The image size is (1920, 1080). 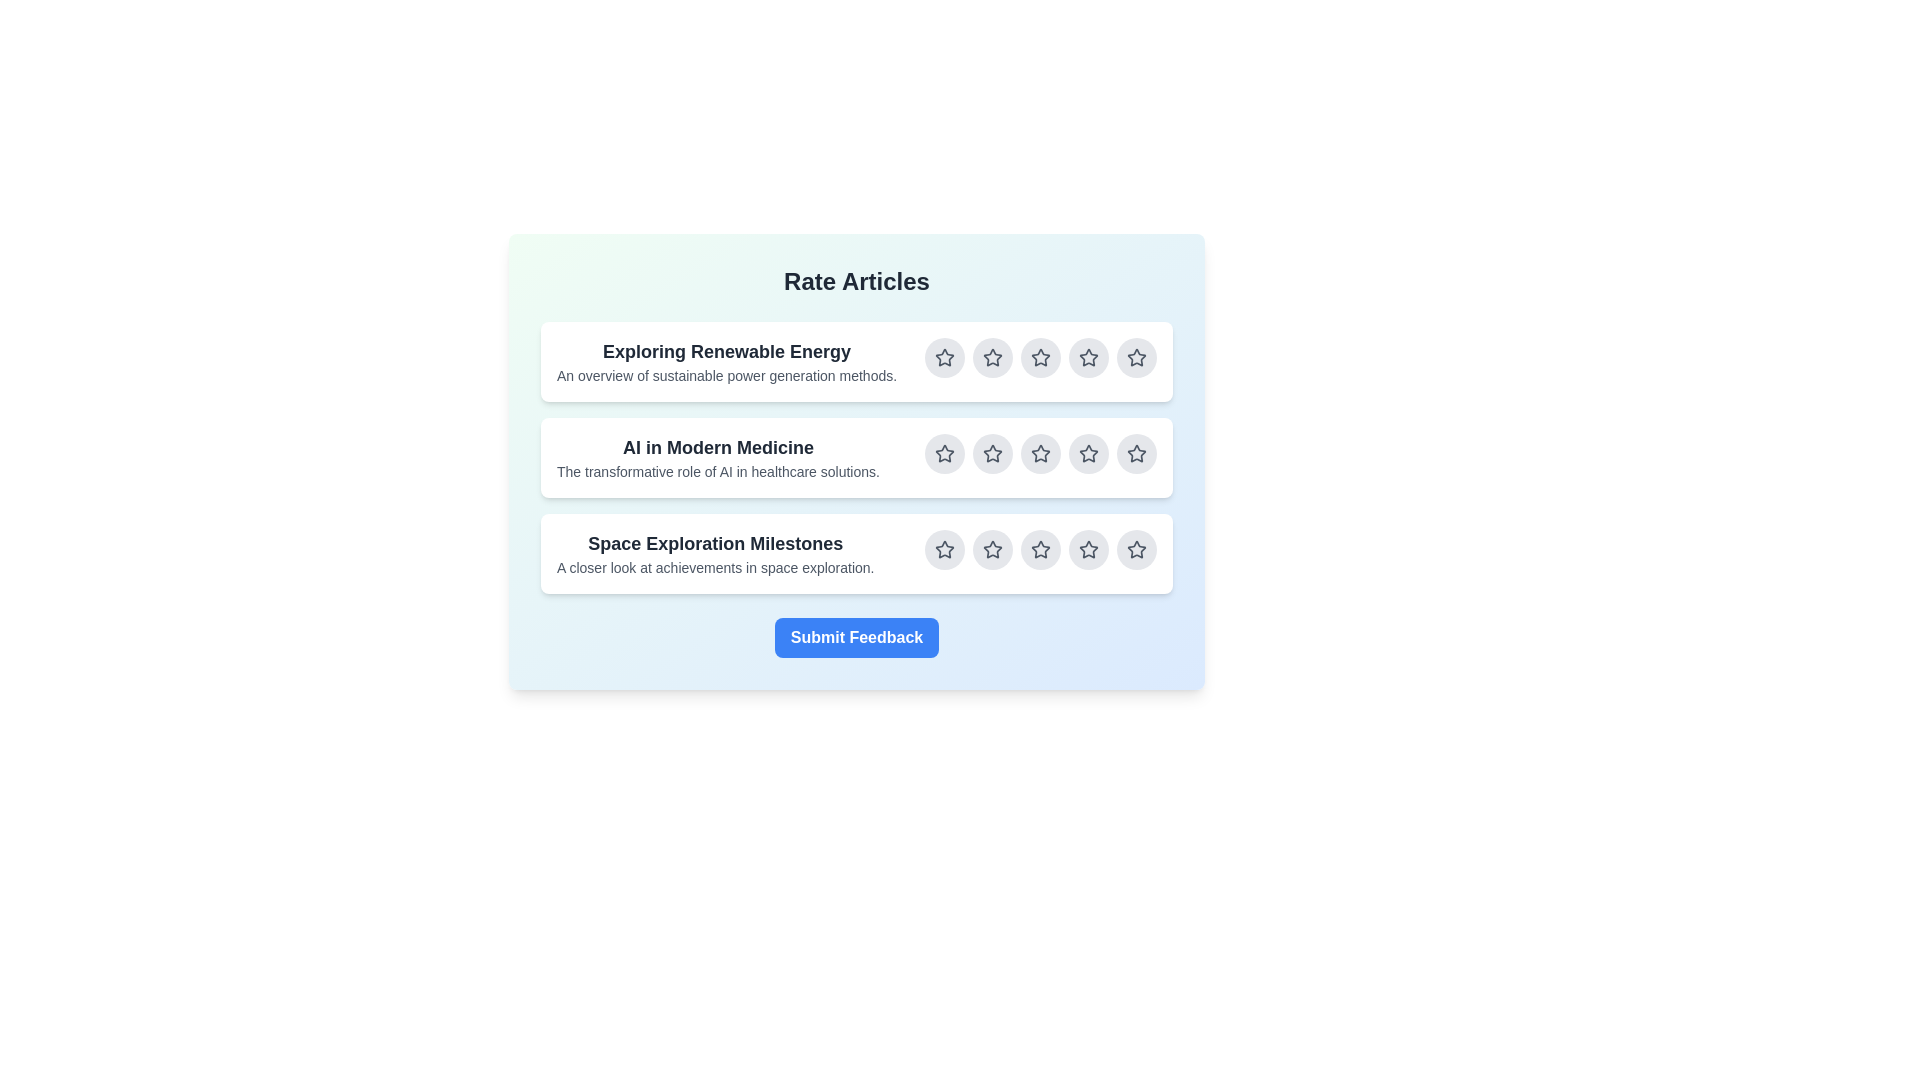 What do you see at coordinates (993, 357) in the screenshot?
I see `the rating for an article to 2 stars by clicking on the corresponding star` at bounding box center [993, 357].